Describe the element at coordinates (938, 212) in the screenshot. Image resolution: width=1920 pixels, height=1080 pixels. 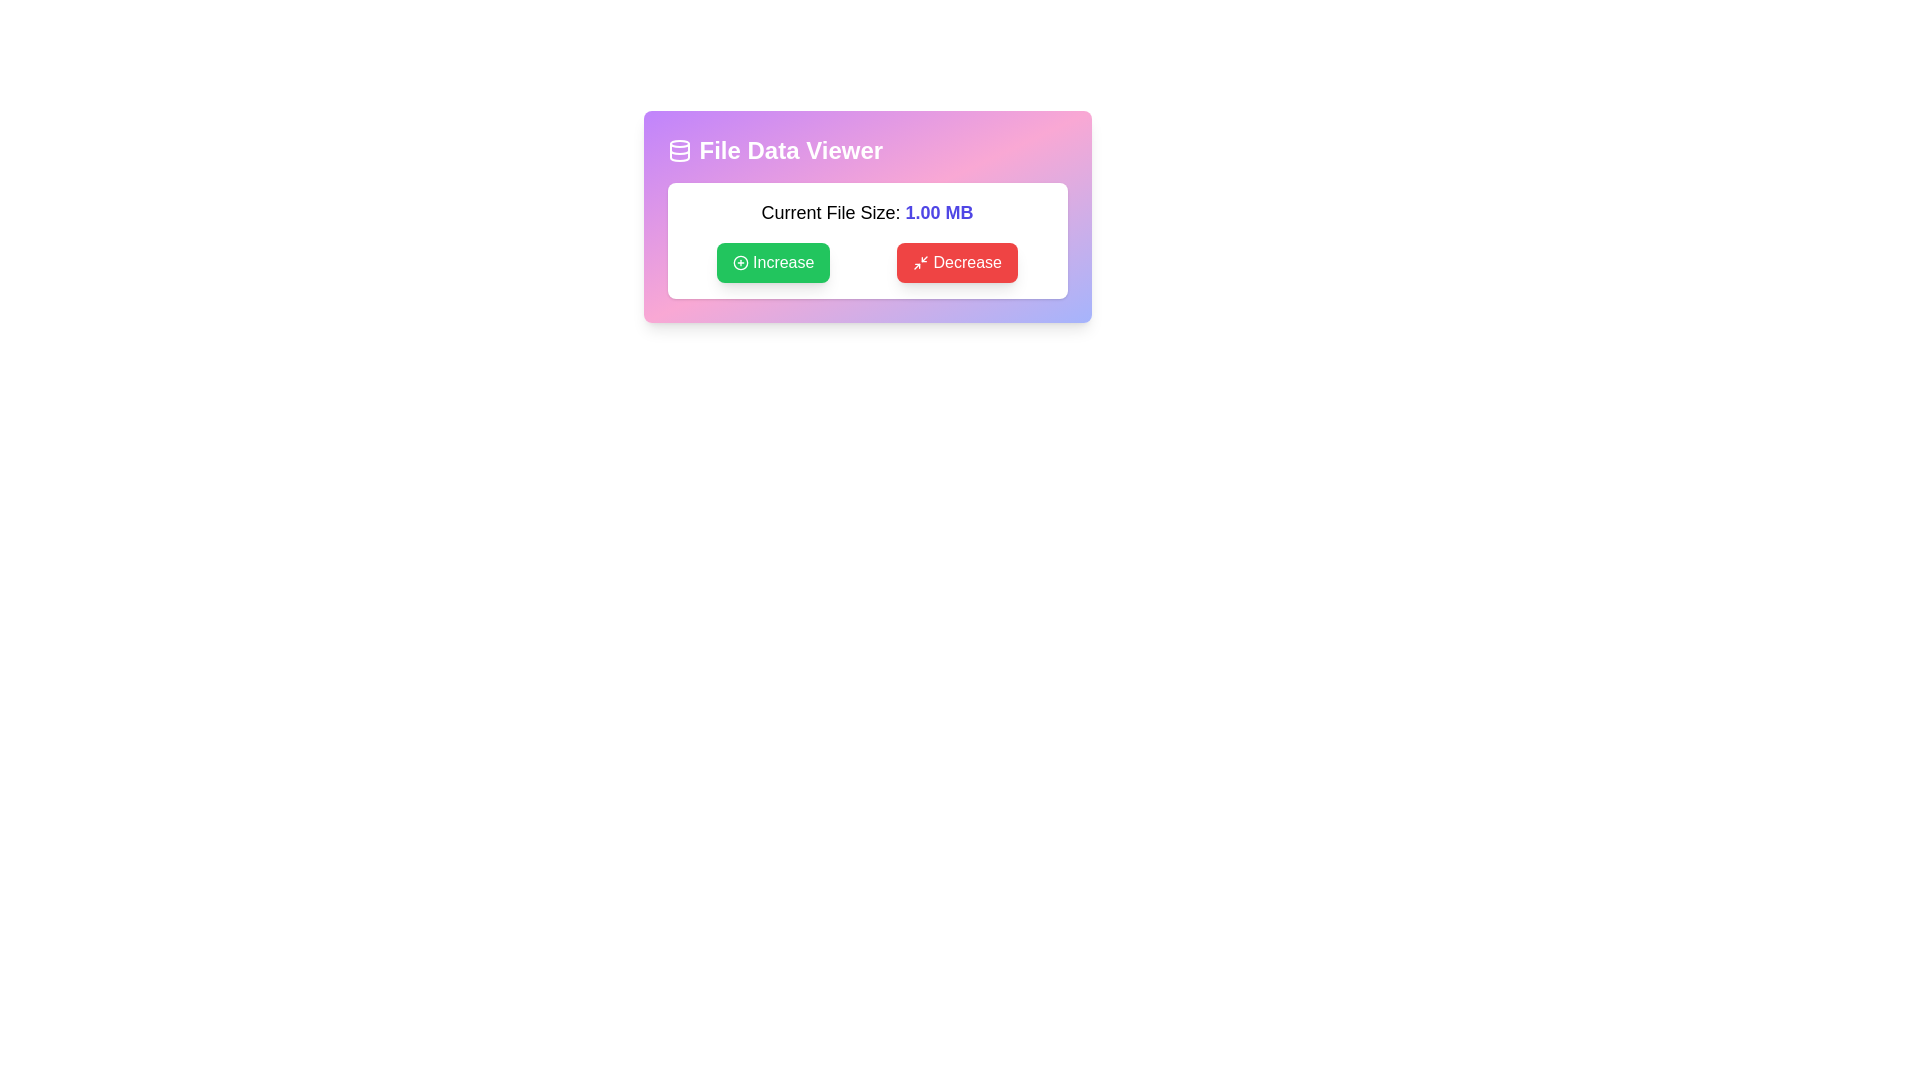
I see `the static text display element showing '1.00 MB' in blue indigo bold font, which is part of the label 'Current File Size: 1.00 MB'` at that location.